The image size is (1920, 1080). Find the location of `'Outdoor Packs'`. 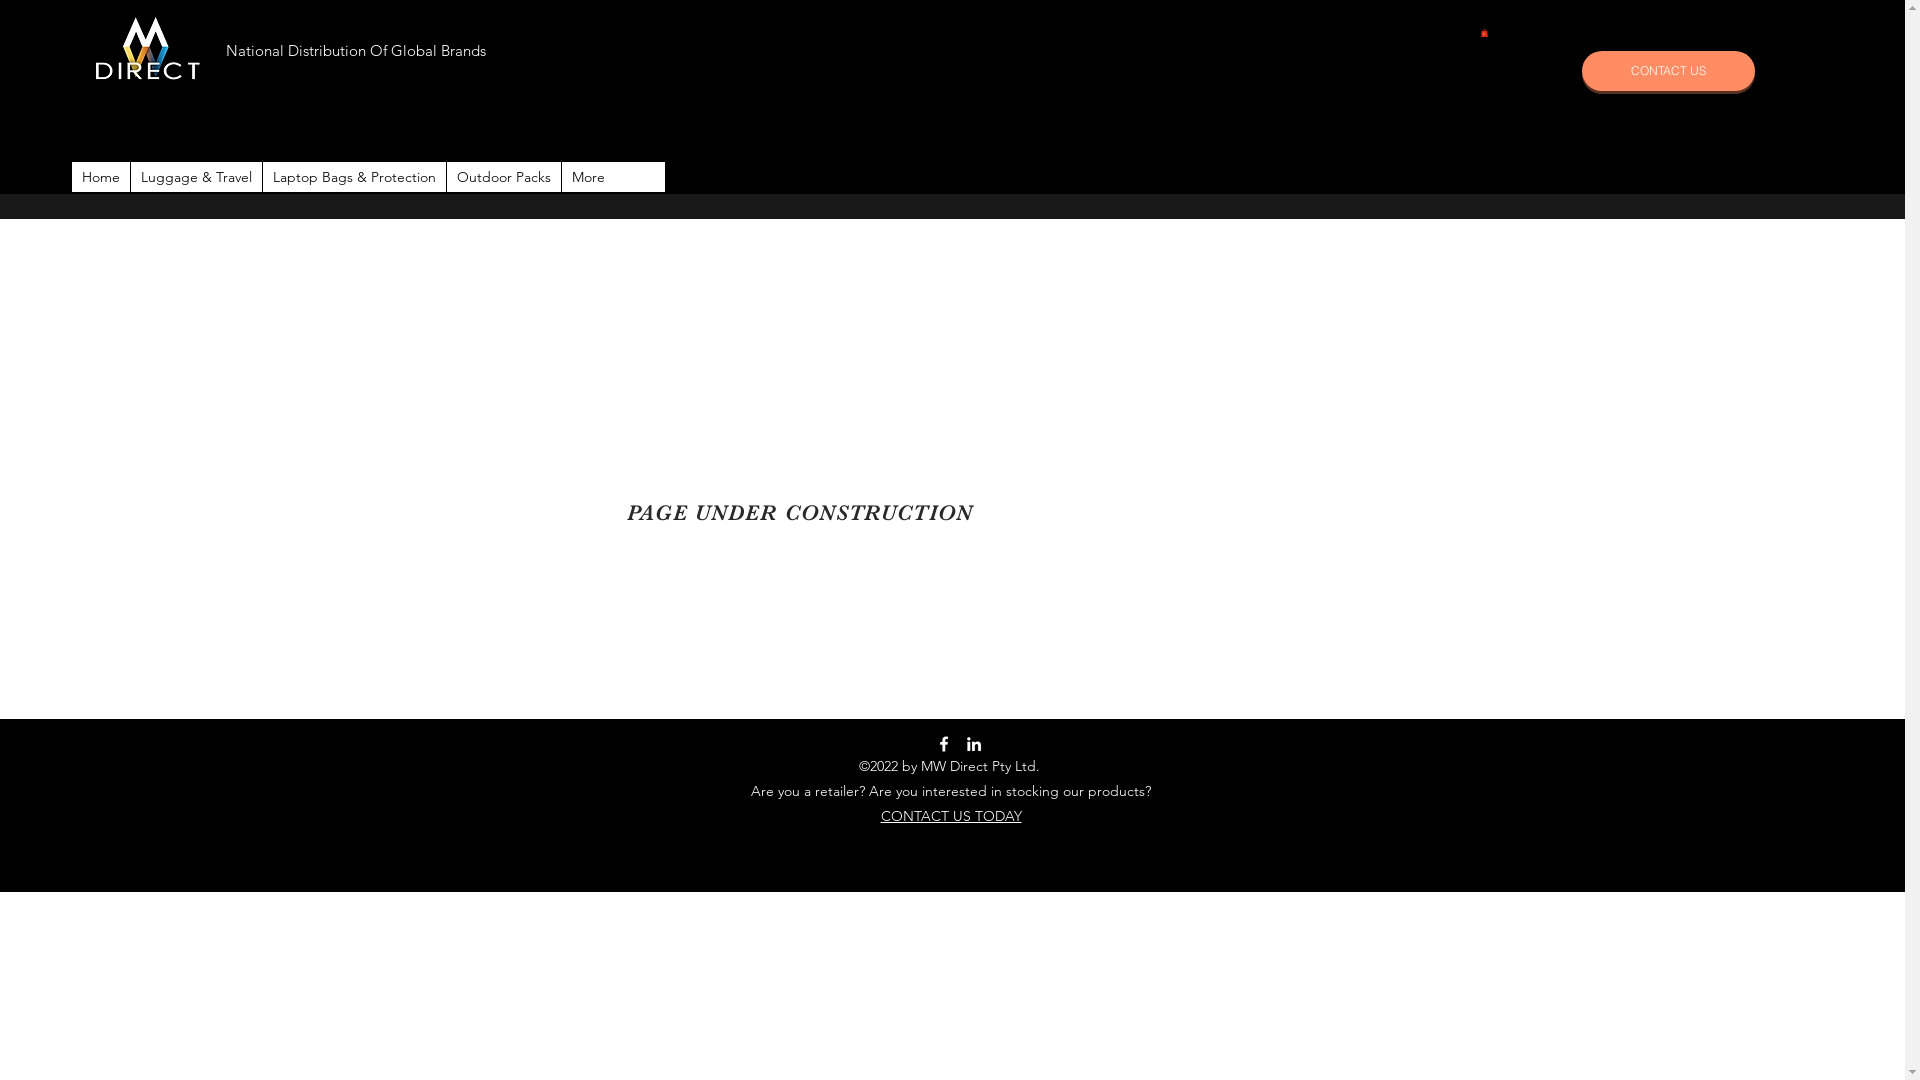

'Outdoor Packs' is located at coordinates (445, 176).